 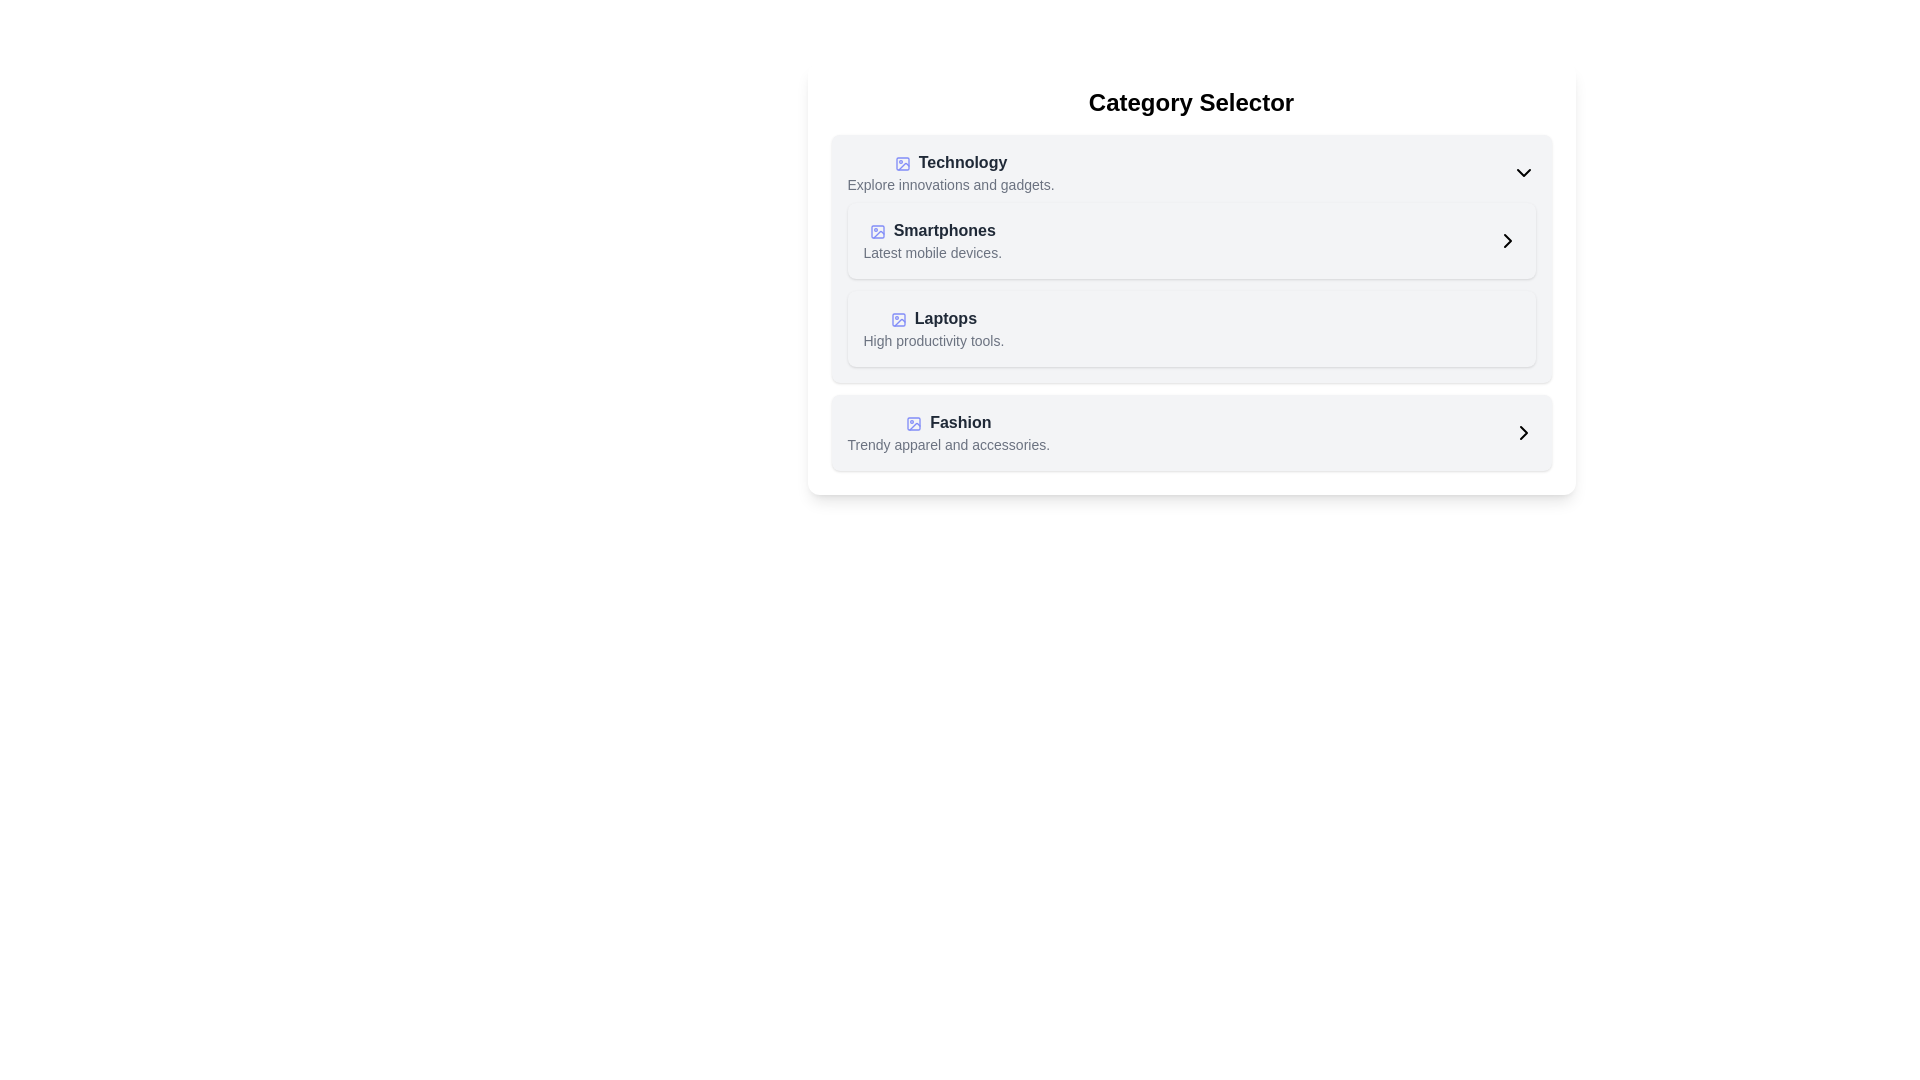 What do you see at coordinates (947, 443) in the screenshot?
I see `the descriptive text label located below the 'Fashion' category, which provides additional information about it` at bounding box center [947, 443].